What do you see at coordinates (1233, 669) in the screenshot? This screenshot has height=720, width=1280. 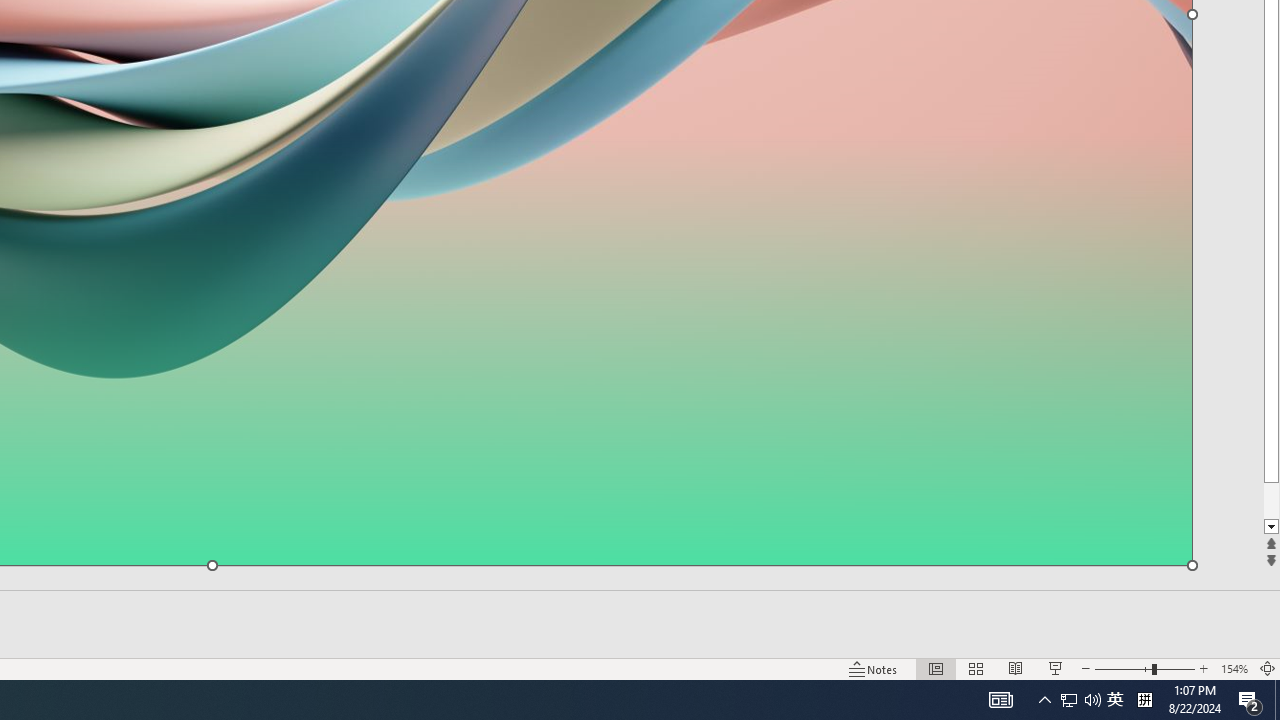 I see `'Zoom 154%'` at bounding box center [1233, 669].